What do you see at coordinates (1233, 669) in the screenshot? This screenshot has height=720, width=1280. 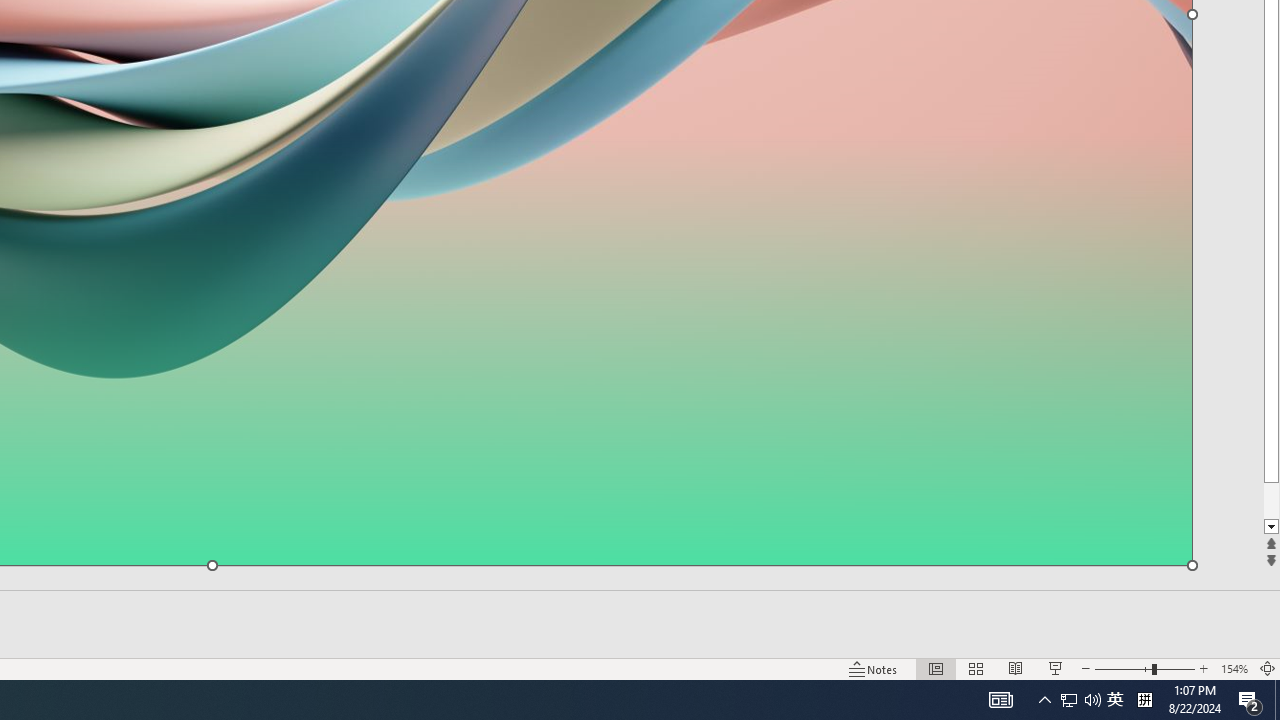 I see `'Zoom 154%'` at bounding box center [1233, 669].